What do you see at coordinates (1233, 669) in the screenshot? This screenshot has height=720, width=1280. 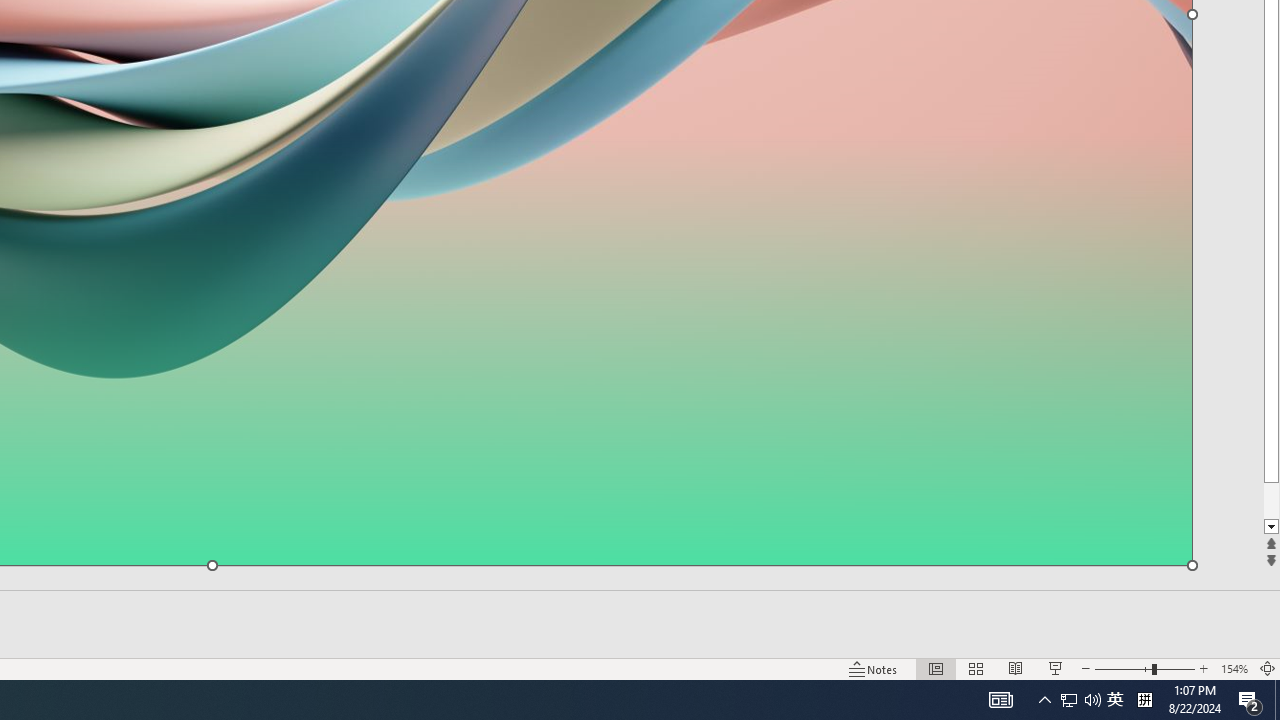 I see `'Zoom 154%'` at bounding box center [1233, 669].